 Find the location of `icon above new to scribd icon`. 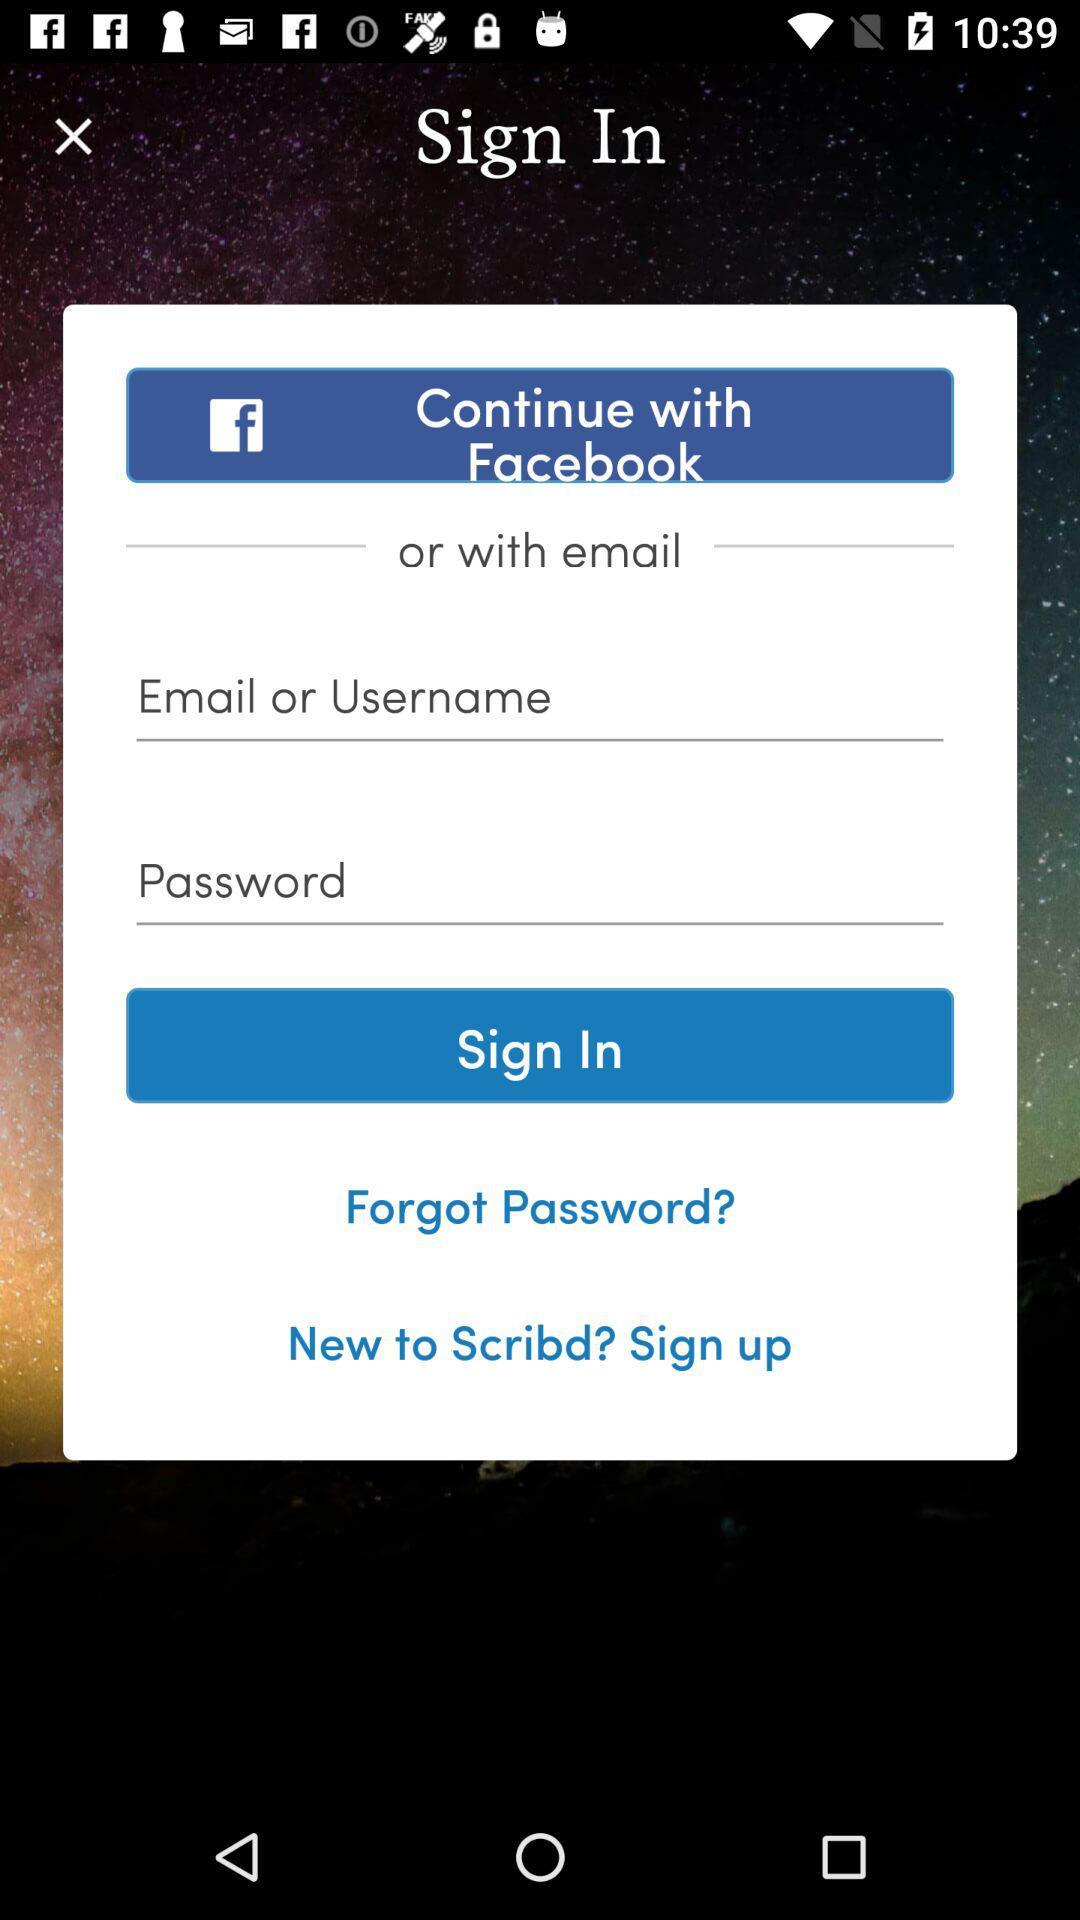

icon above new to scribd icon is located at coordinates (540, 1202).